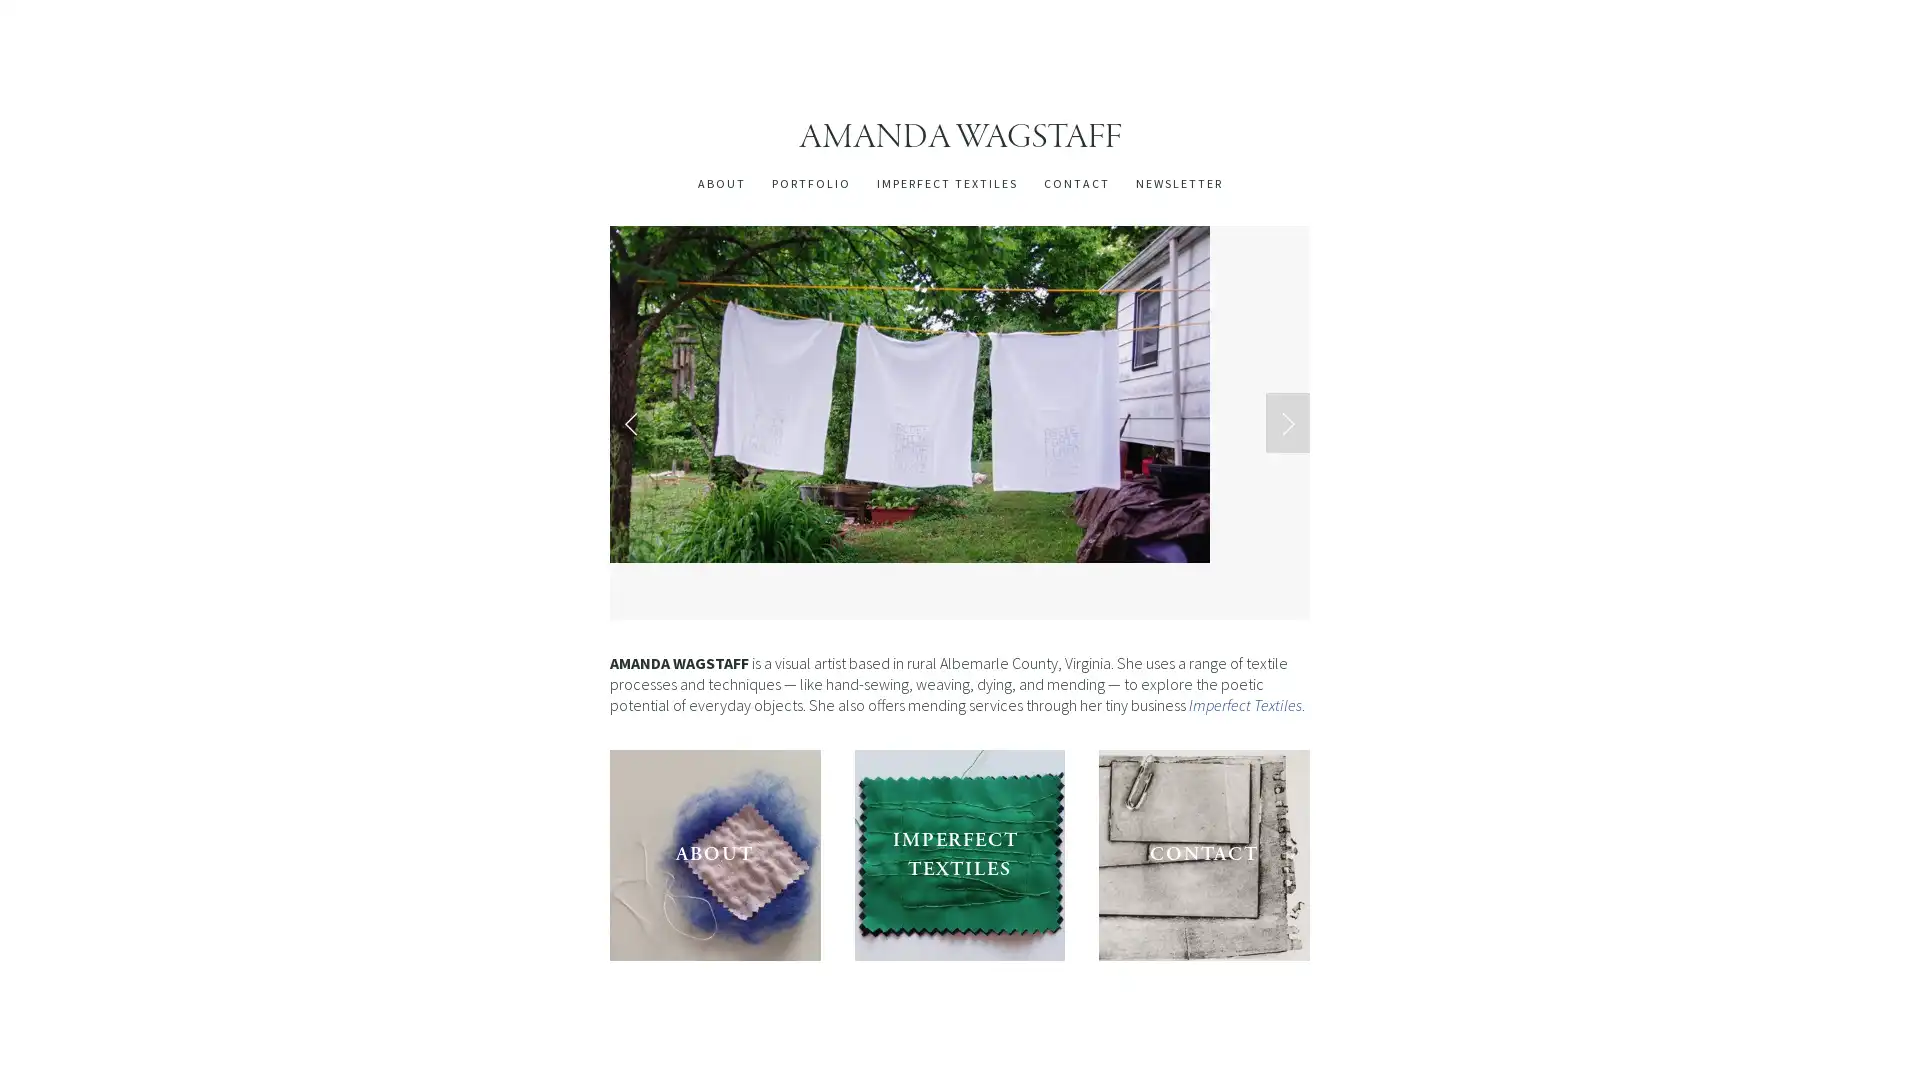 The image size is (1920, 1080). Describe the element at coordinates (1287, 420) in the screenshot. I see `Next Slide` at that location.